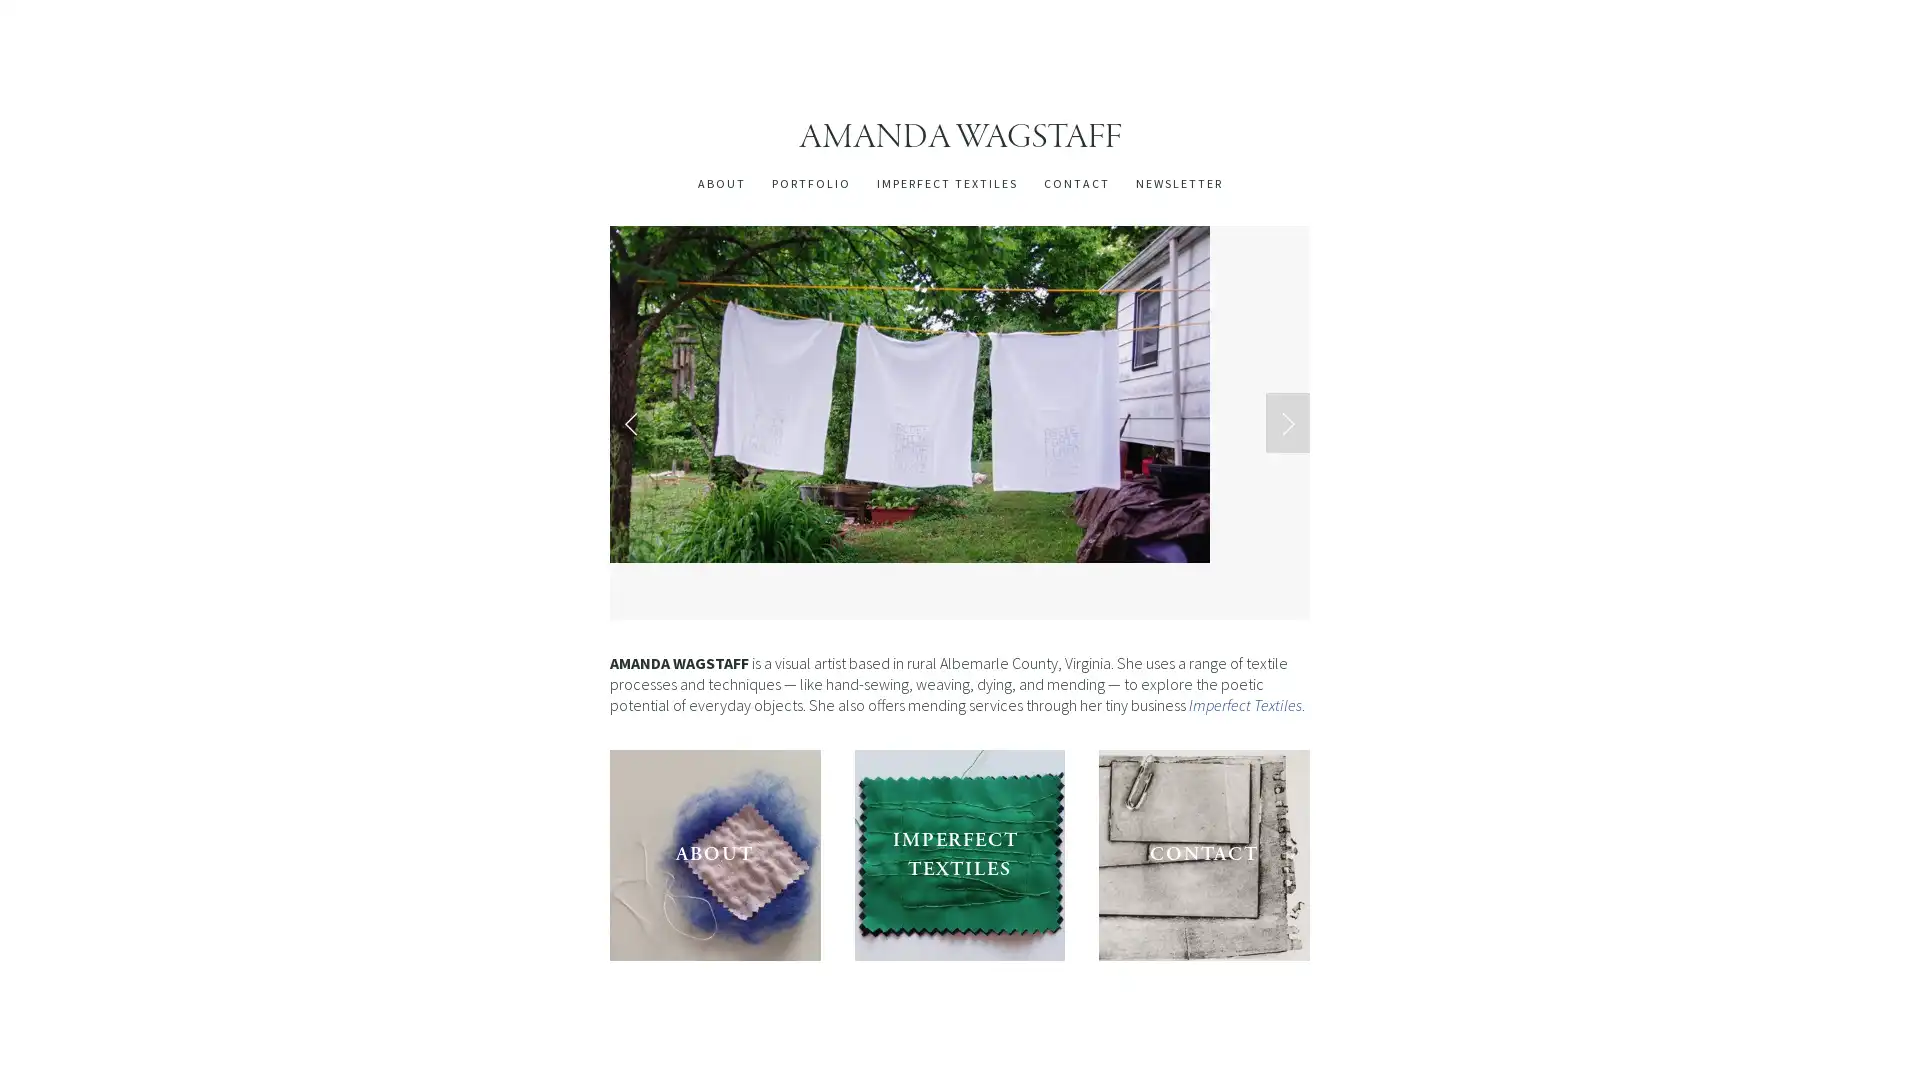 The image size is (1920, 1080). Describe the element at coordinates (1287, 420) in the screenshot. I see `Next Slide` at that location.